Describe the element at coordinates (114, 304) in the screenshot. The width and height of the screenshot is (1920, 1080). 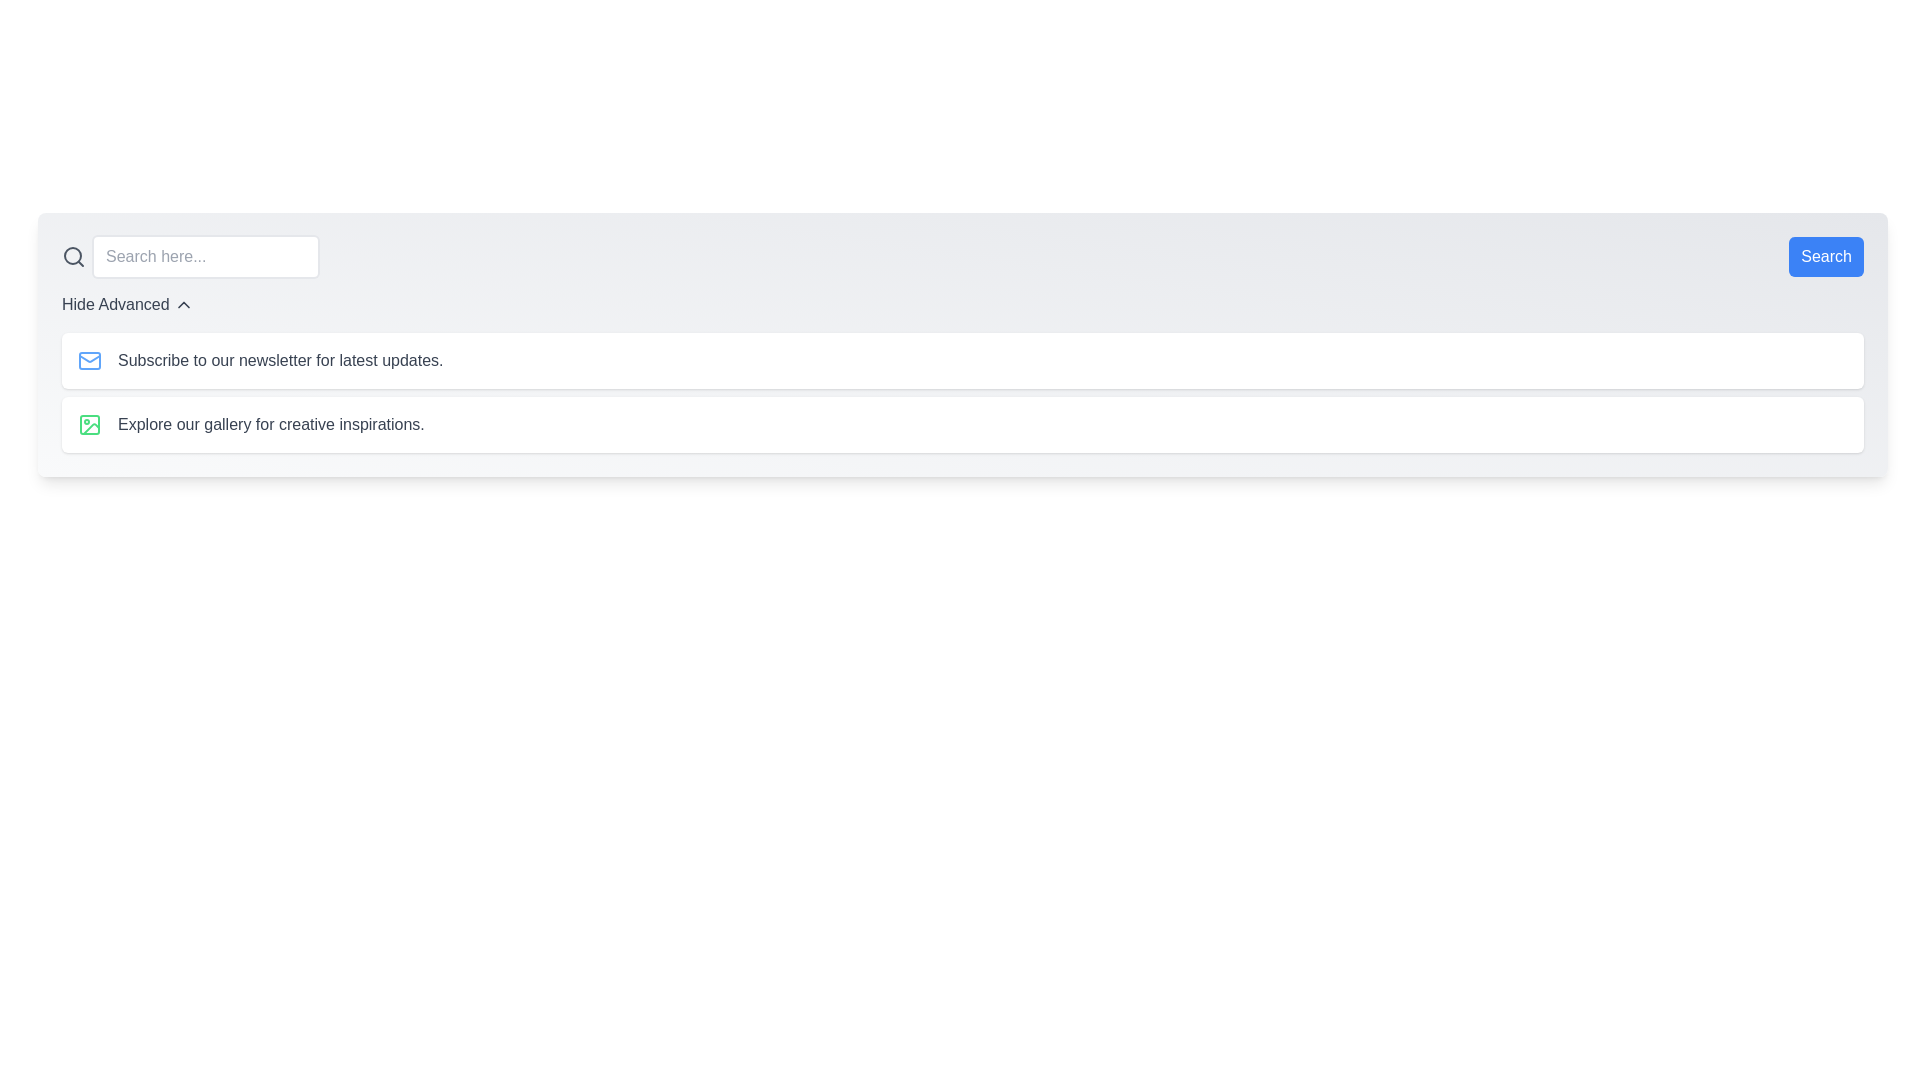
I see `the text label located` at that location.